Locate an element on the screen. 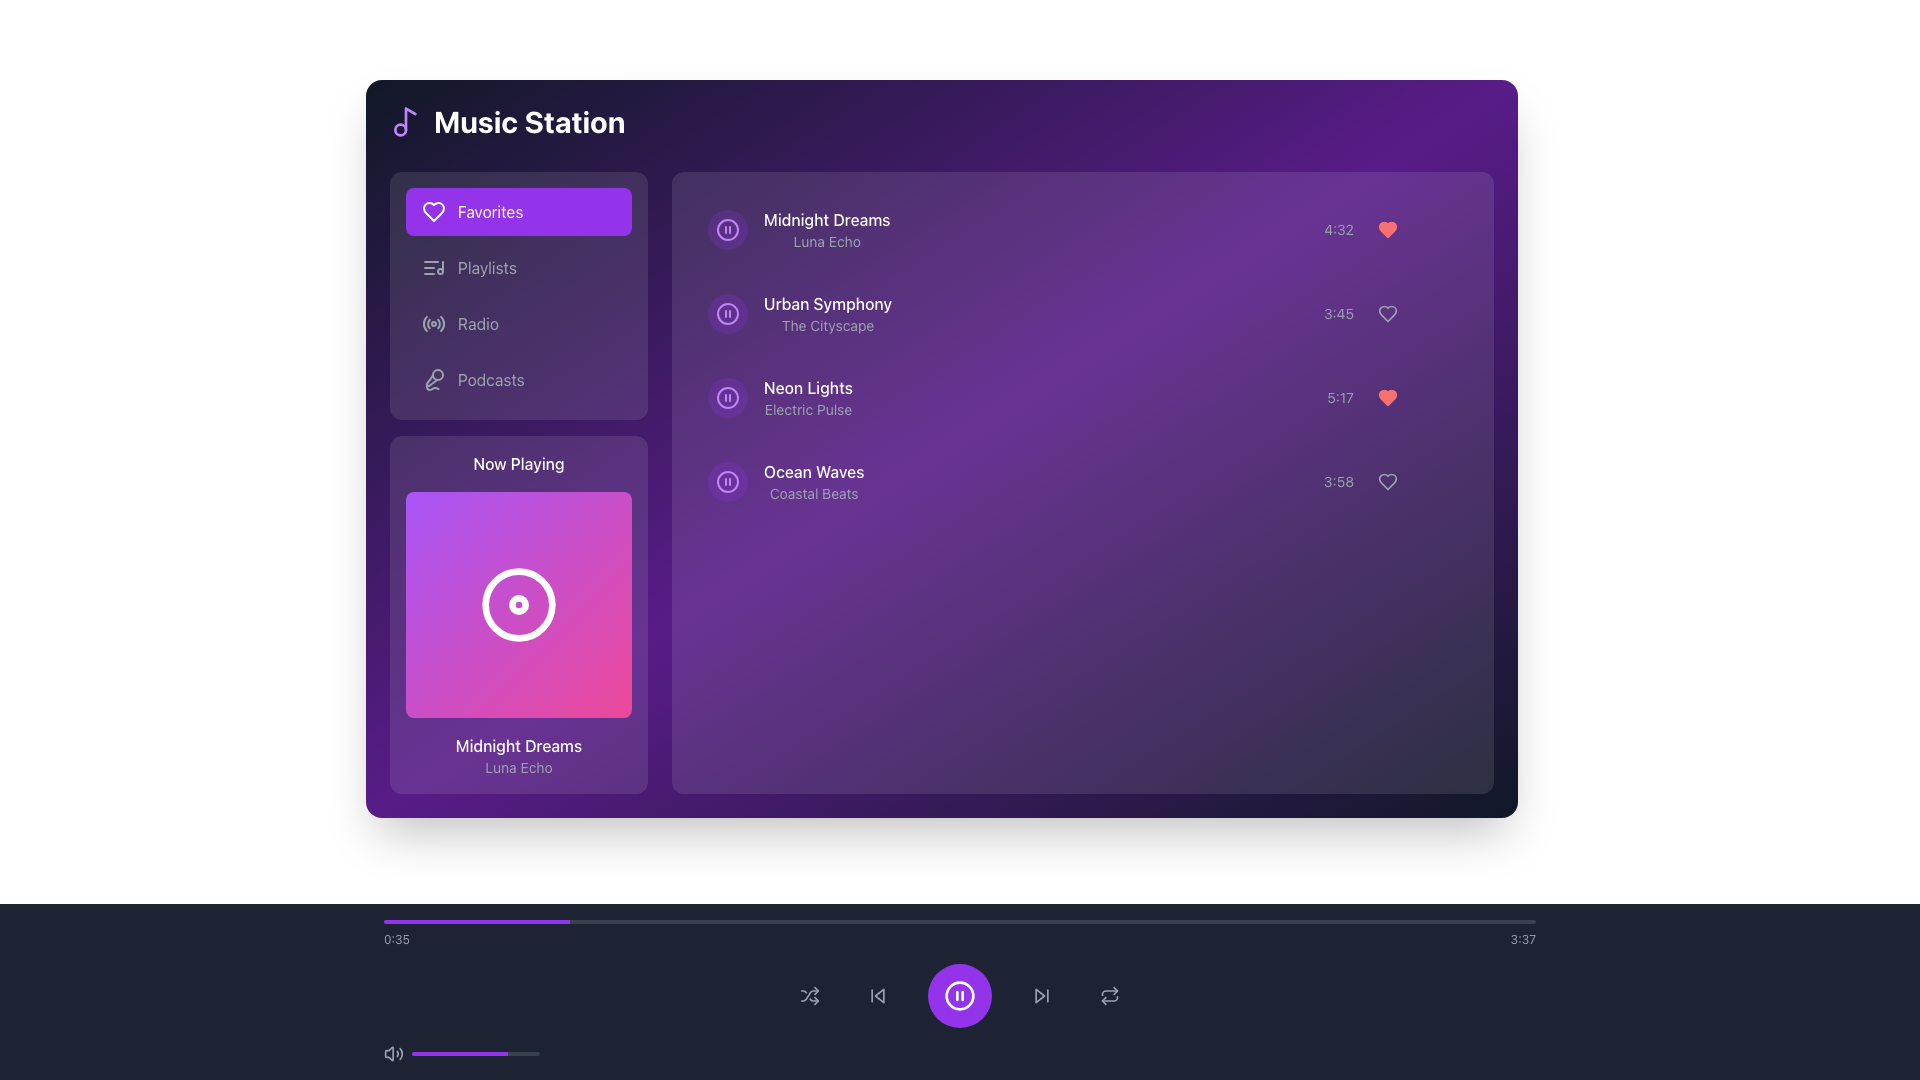 This screenshot has width=1920, height=1080. the text label displaying 'Coastal Beats', which is located below 'Ocean Waves' in the right-side panel under the 'Now Playing' section is located at coordinates (814, 493).